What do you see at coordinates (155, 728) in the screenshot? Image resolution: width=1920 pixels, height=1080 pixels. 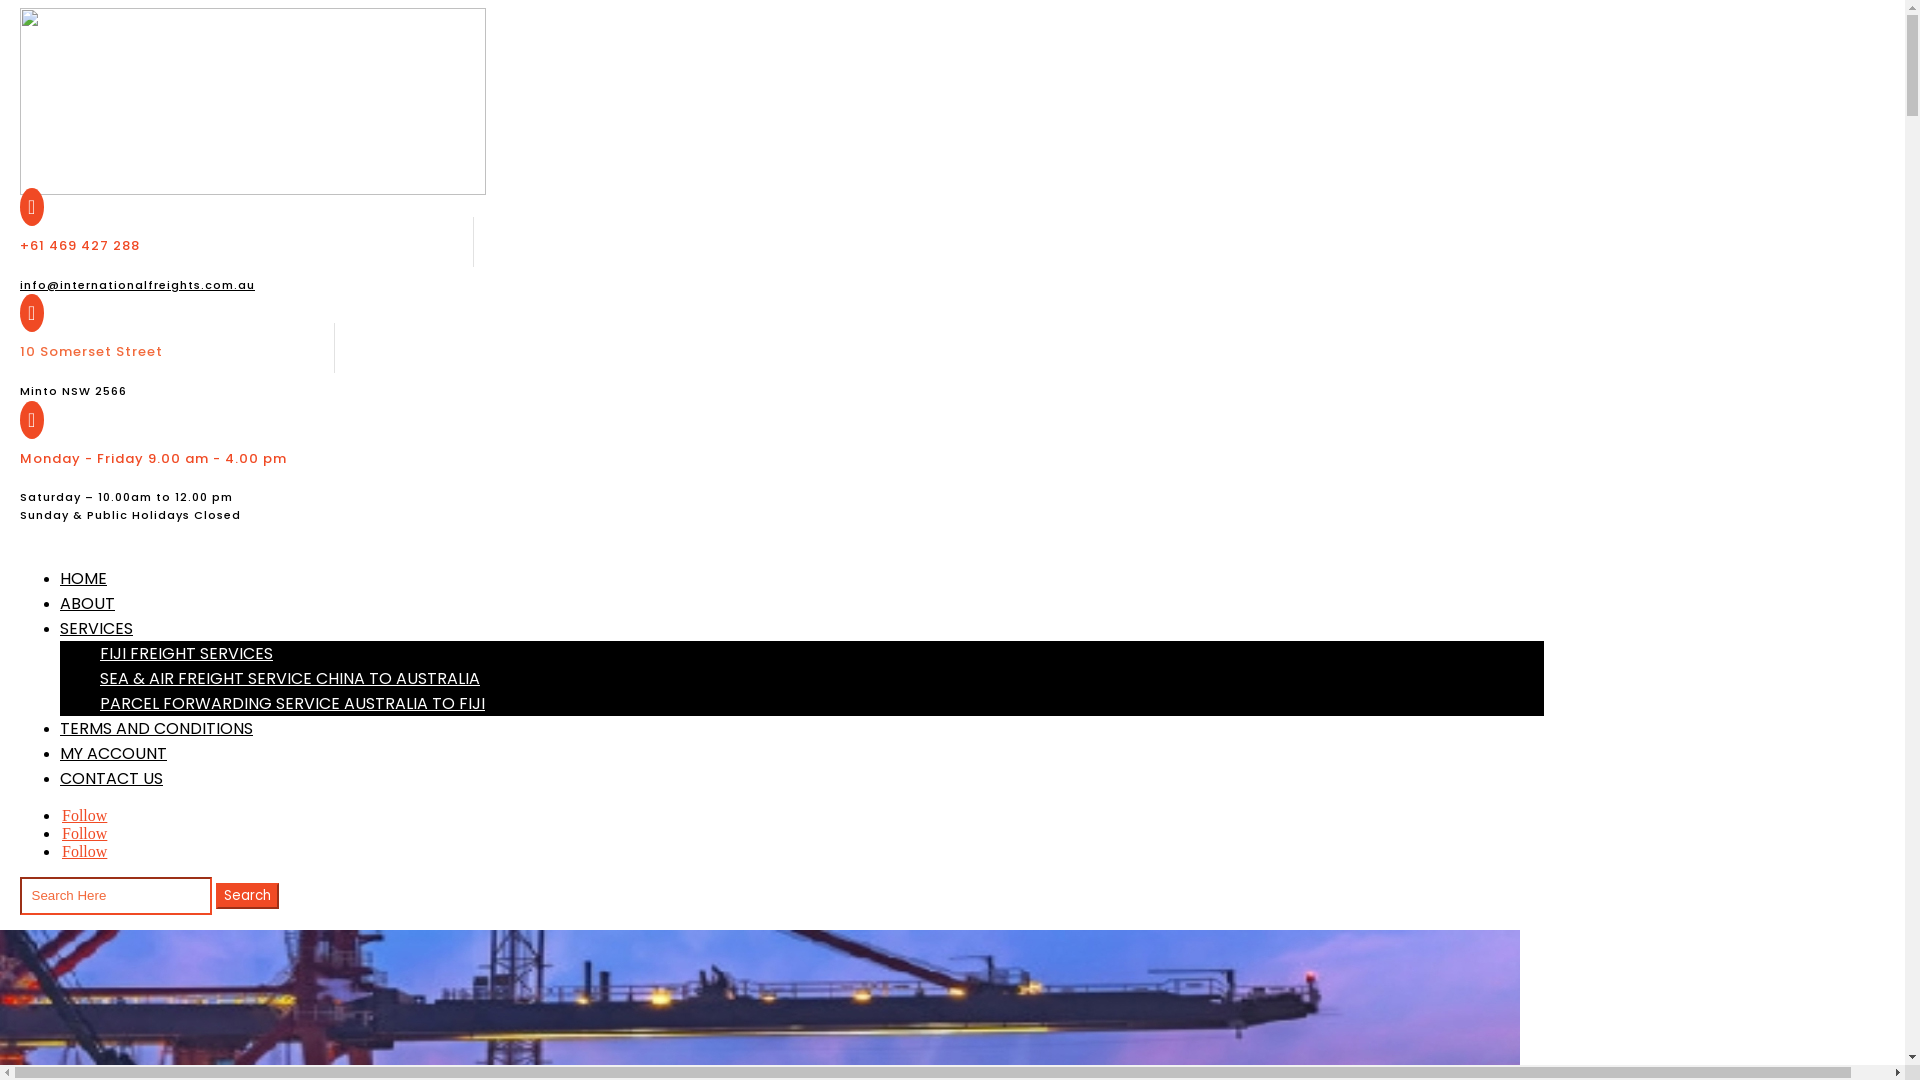 I see `'TERMS AND CONDITIONS'` at bounding box center [155, 728].